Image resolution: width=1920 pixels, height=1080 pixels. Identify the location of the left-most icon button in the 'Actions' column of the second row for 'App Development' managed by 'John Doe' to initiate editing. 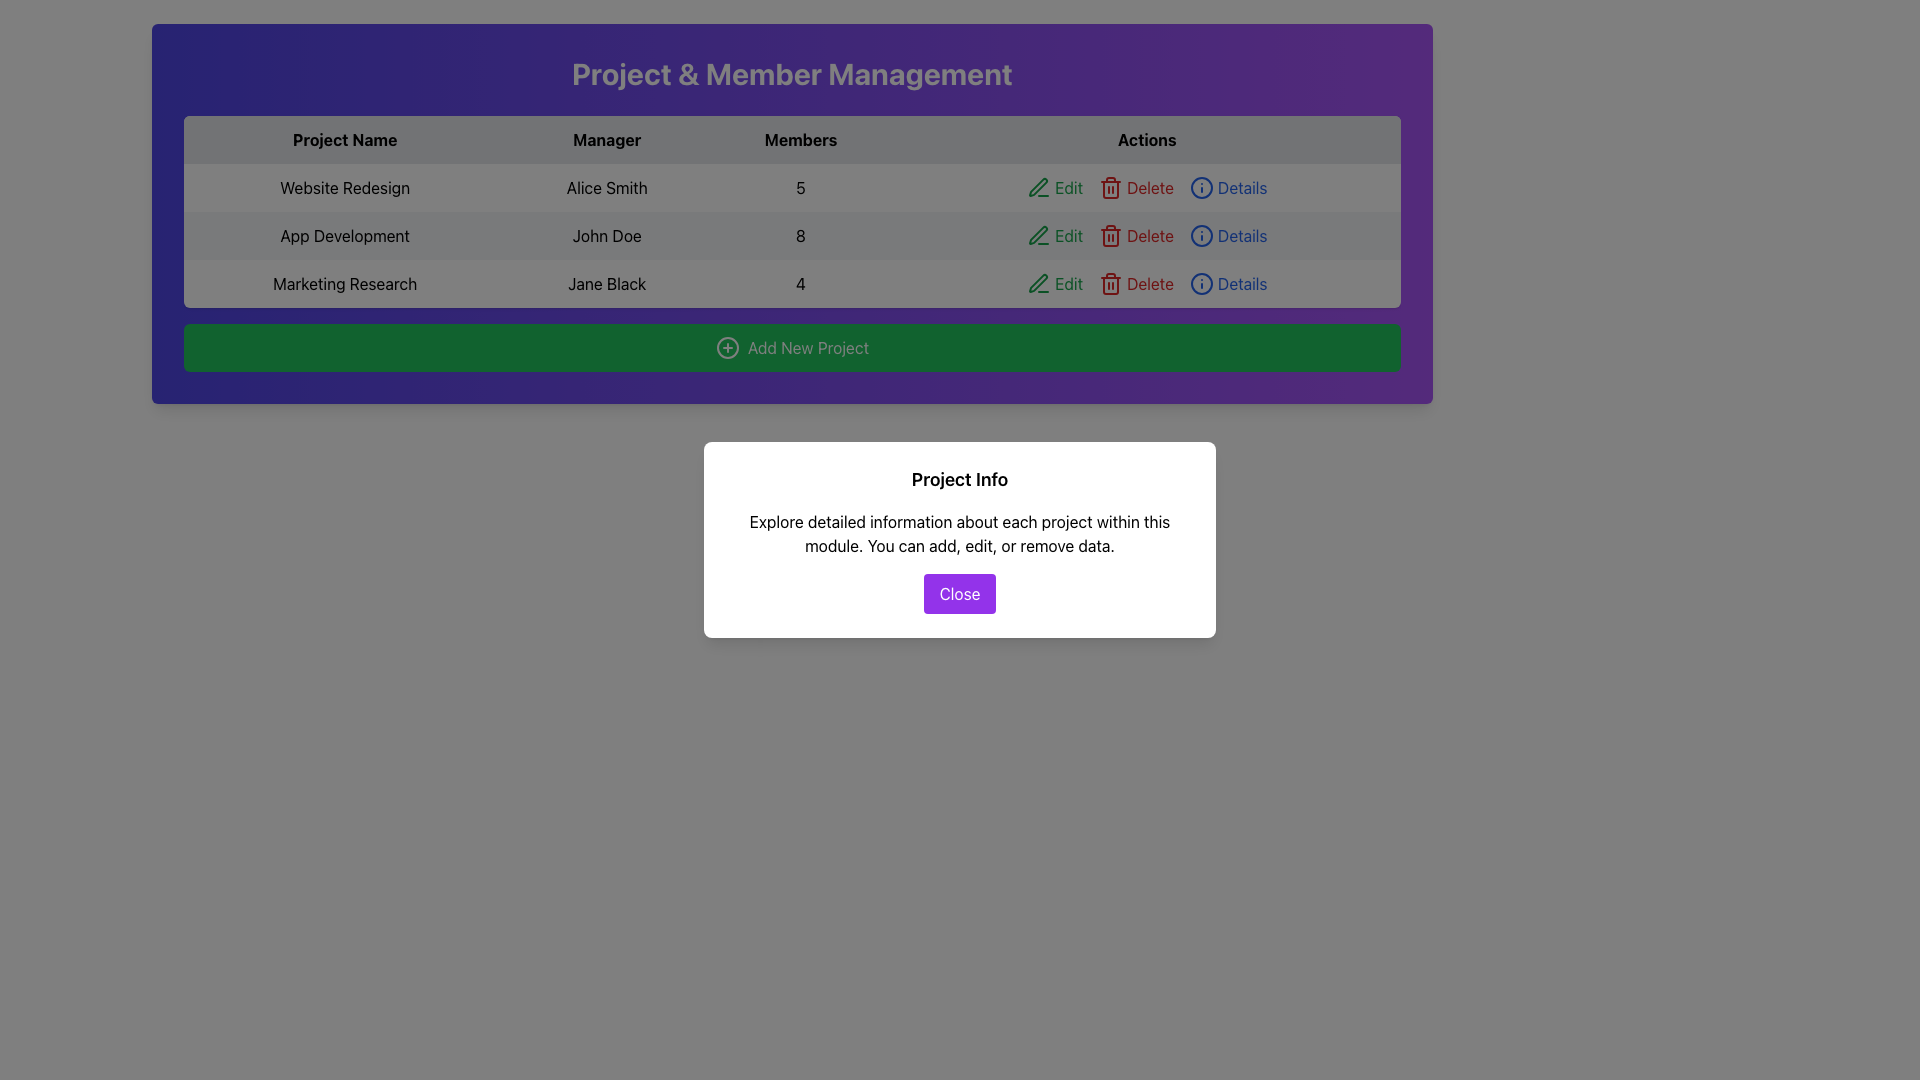
(1037, 186).